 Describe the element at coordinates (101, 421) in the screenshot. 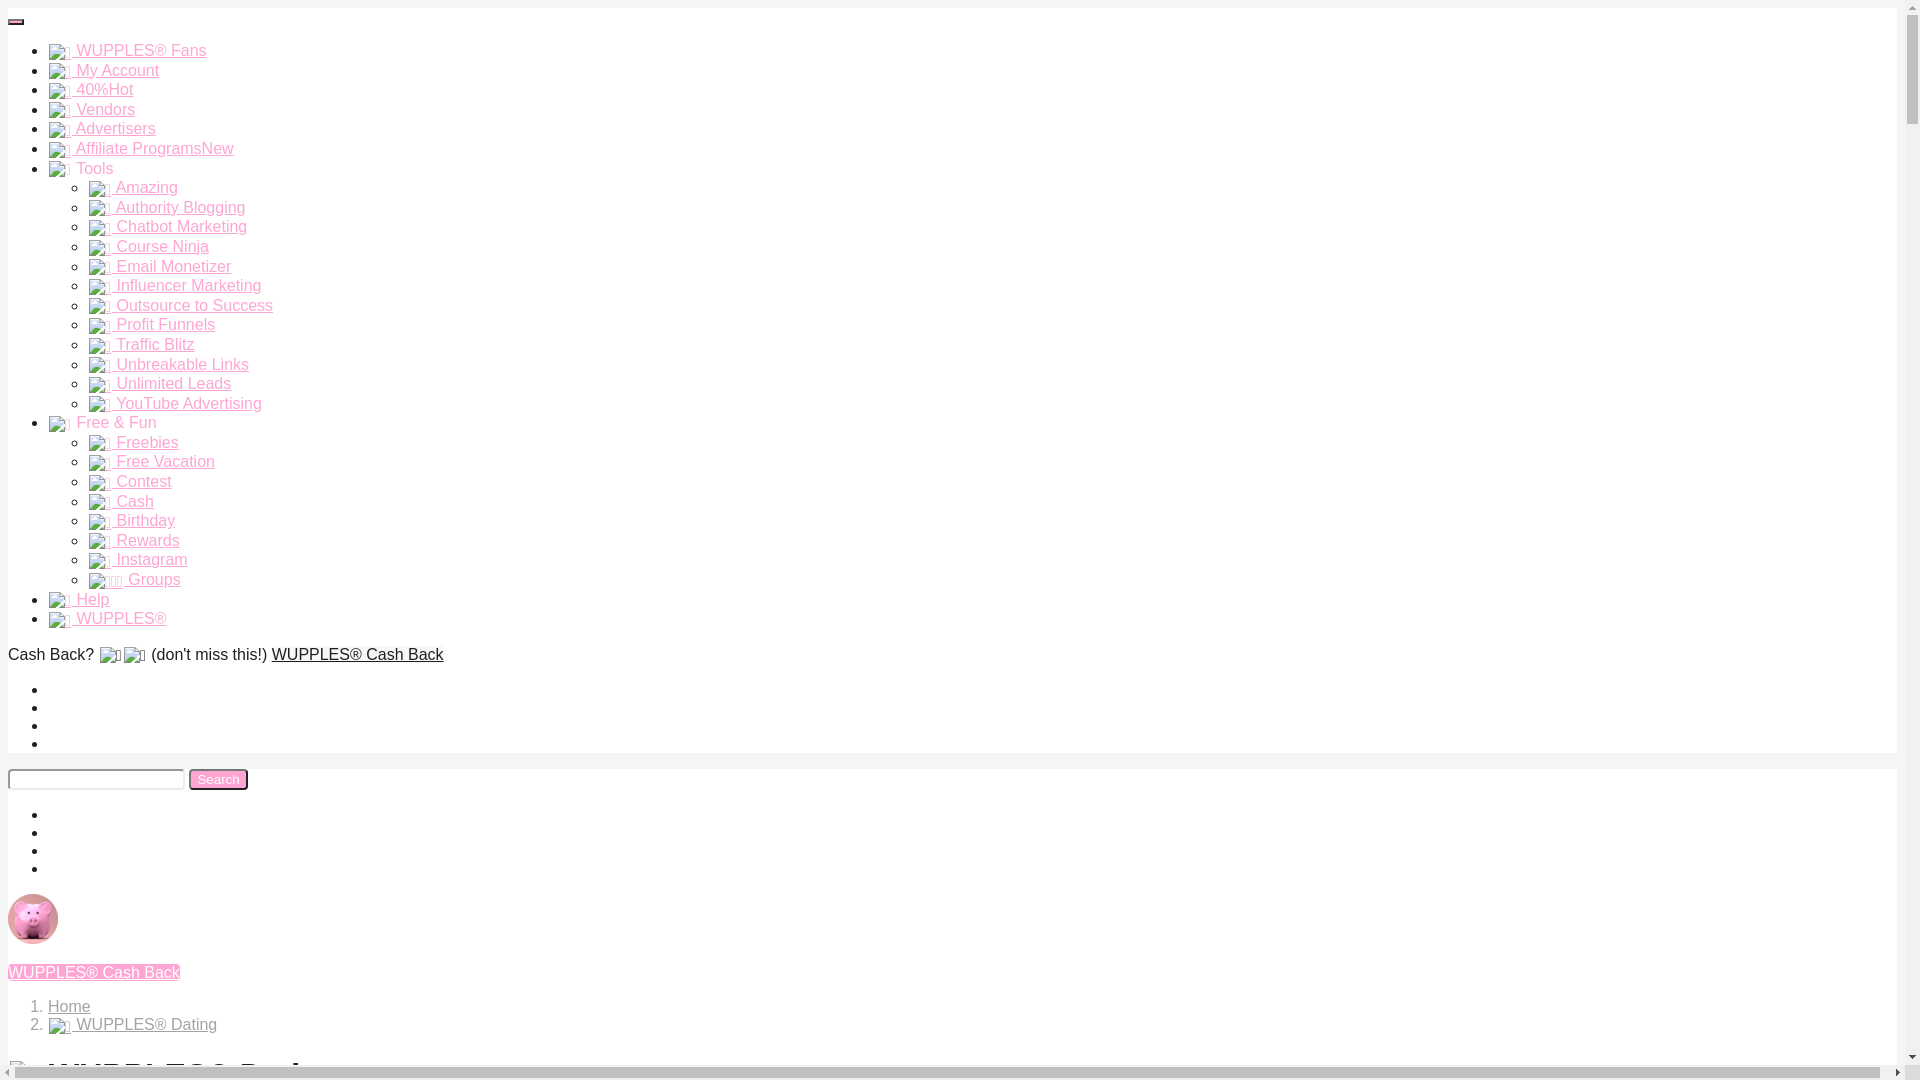

I see `'Free & Fun'` at that location.